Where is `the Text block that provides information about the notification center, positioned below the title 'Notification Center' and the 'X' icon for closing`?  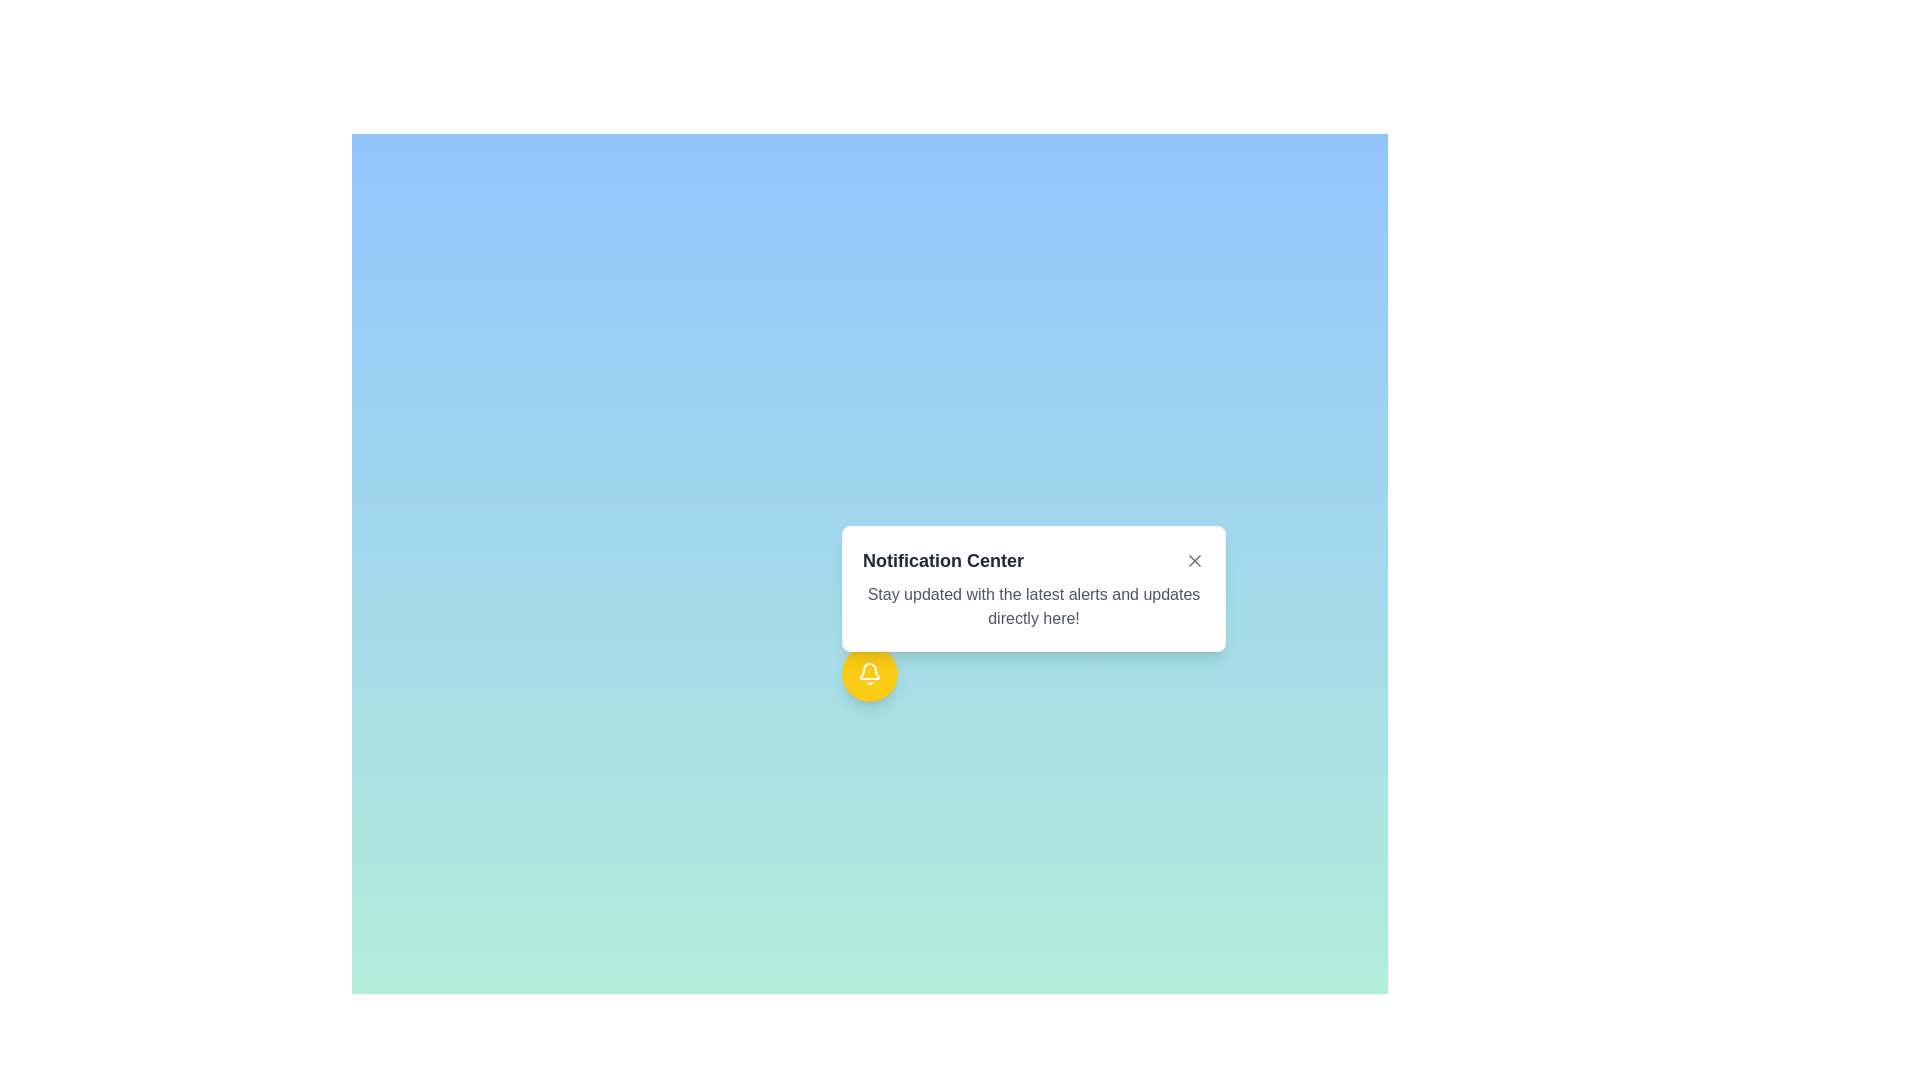 the Text block that provides information about the notification center, positioned below the title 'Notification Center' and the 'X' icon for closing is located at coordinates (1033, 605).